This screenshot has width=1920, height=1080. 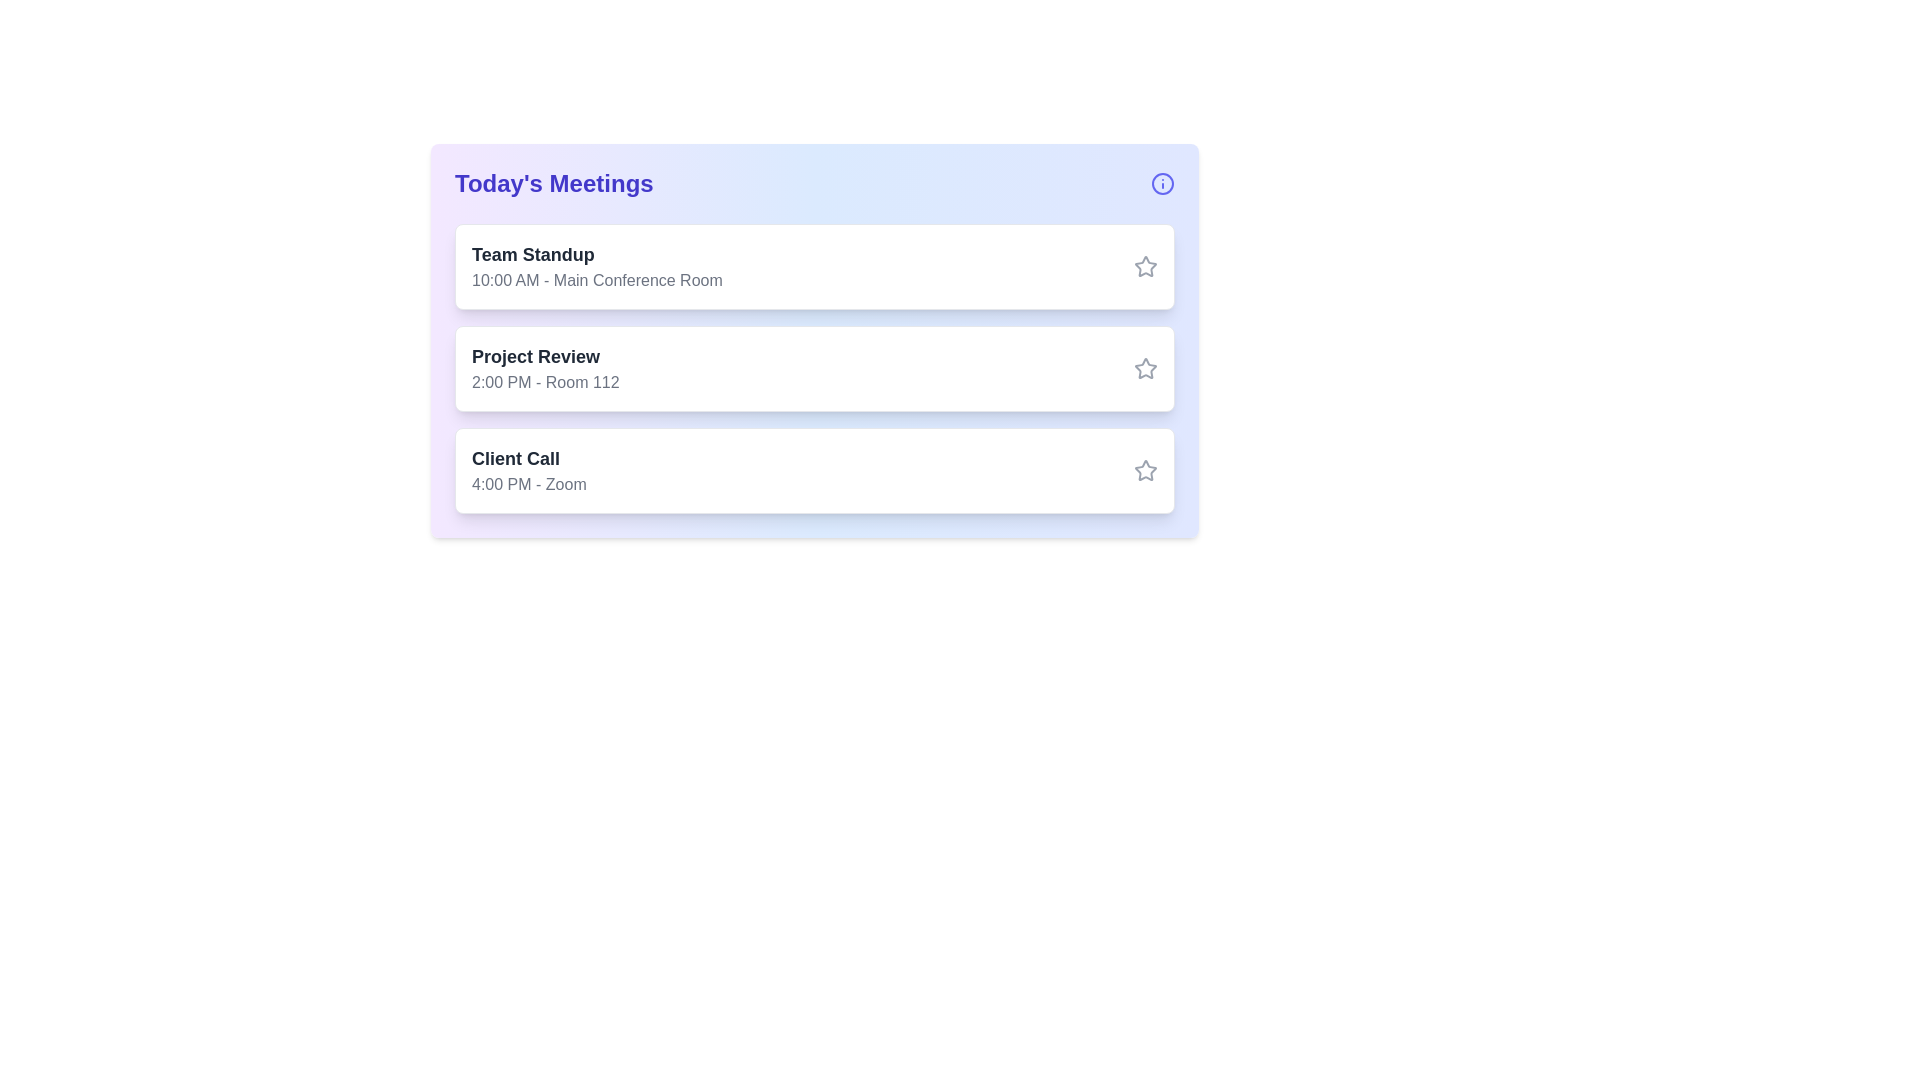 What do you see at coordinates (529, 485) in the screenshot?
I see `the text element displaying '4:00 PM - Zoom' in gray font, located beneath the 'Client Call' header in the meeting schedule card` at bounding box center [529, 485].